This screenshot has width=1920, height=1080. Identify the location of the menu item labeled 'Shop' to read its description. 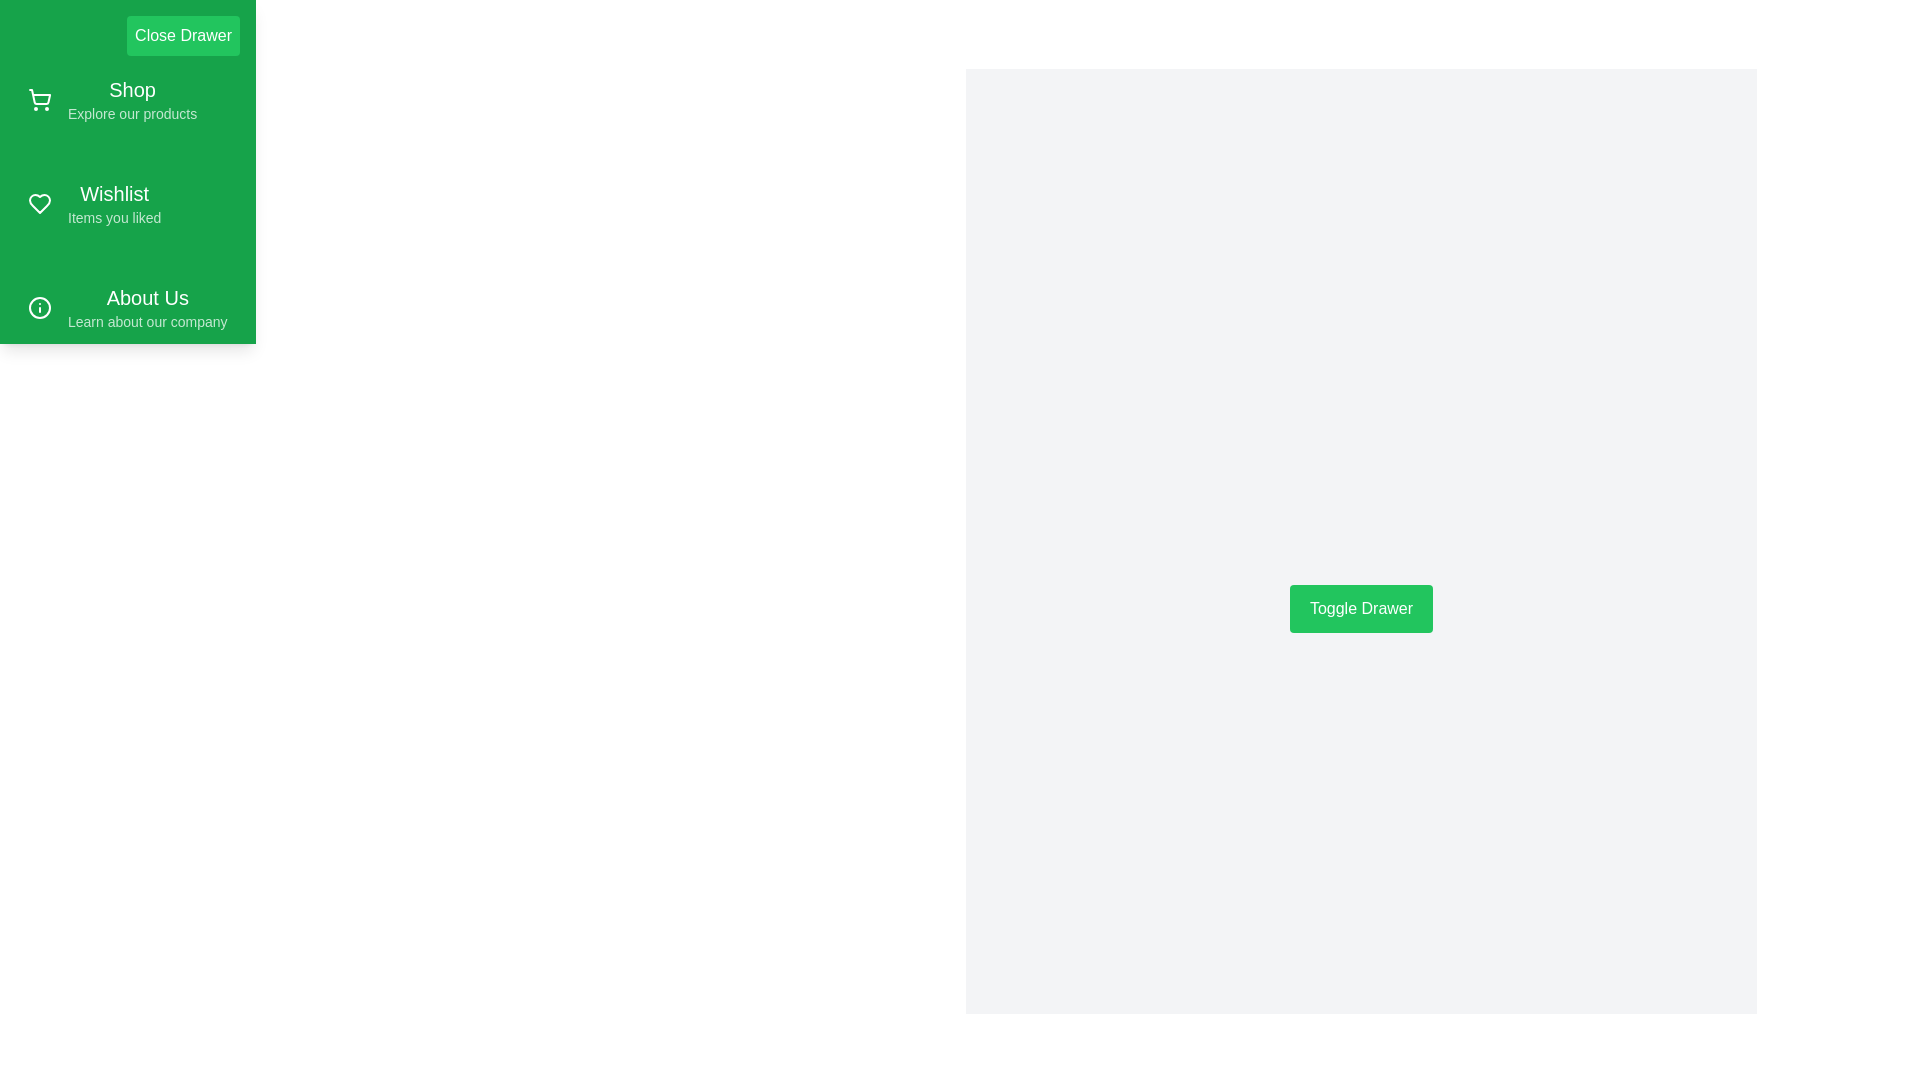
(127, 100).